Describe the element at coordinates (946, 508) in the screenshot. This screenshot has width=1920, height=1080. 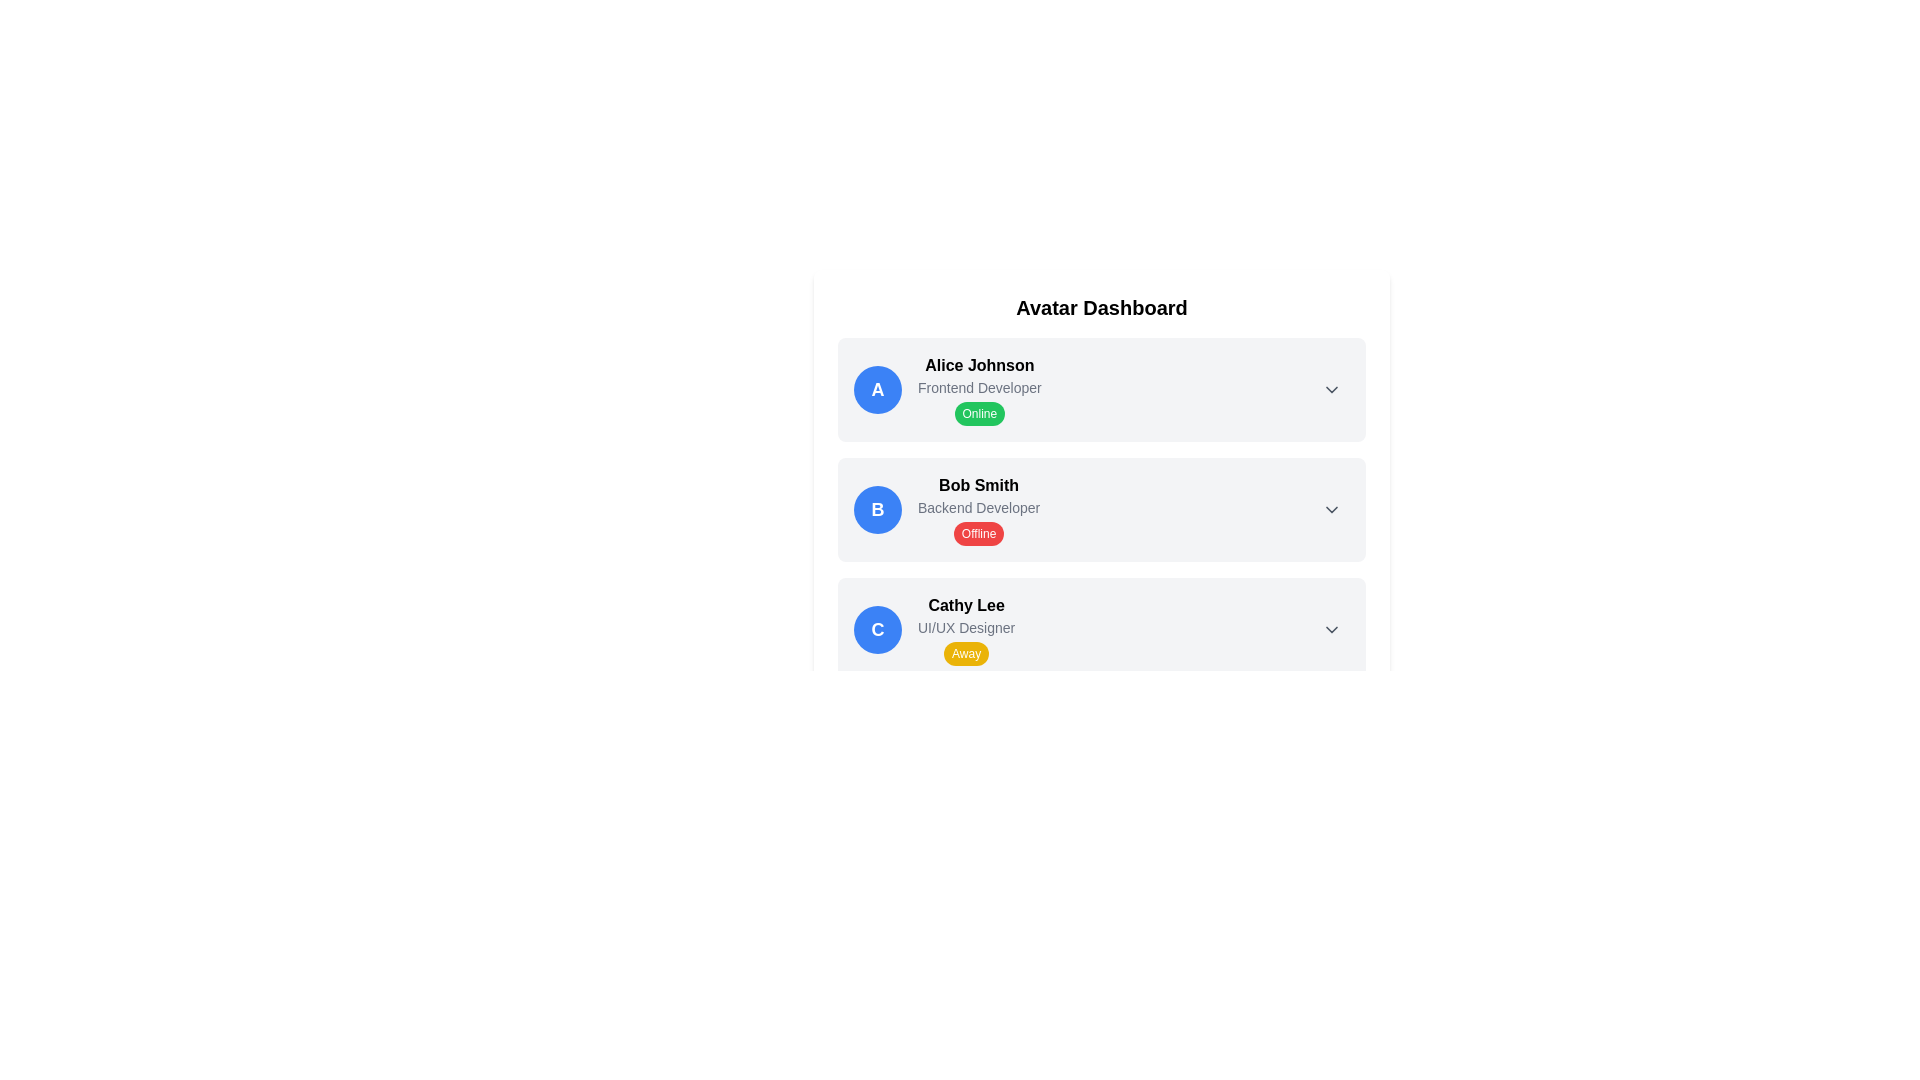
I see `the user profile summary panel for 'Bob Smith', which features a circular blue avatar with the letter 'B', his name in bold, title in lighter text, and an 'Offline' status badge` at that location.